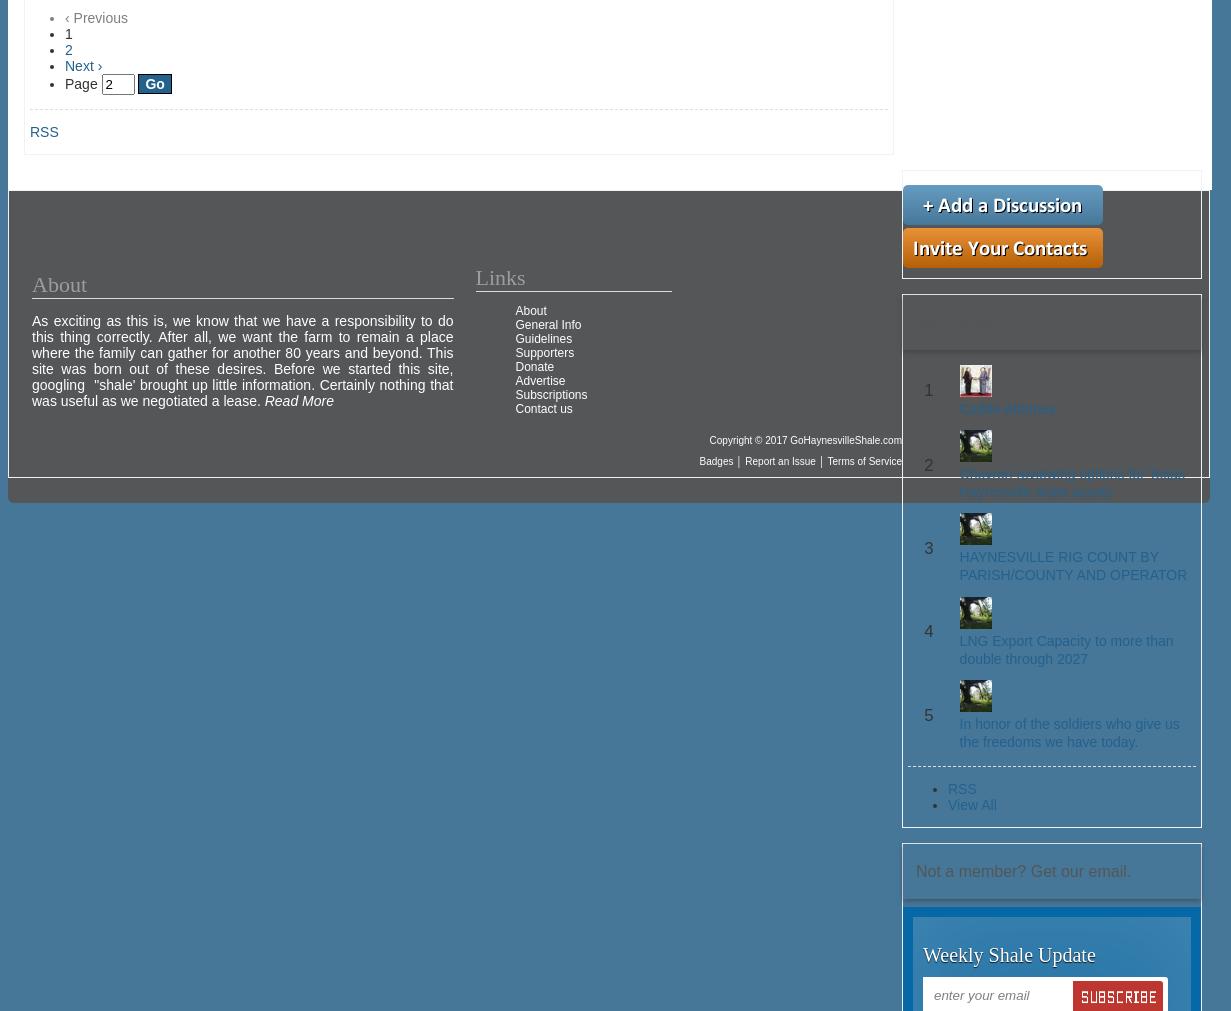 The height and width of the screenshot is (1011, 1231). Describe the element at coordinates (83, 65) in the screenshot. I see `'Next ›'` at that location.